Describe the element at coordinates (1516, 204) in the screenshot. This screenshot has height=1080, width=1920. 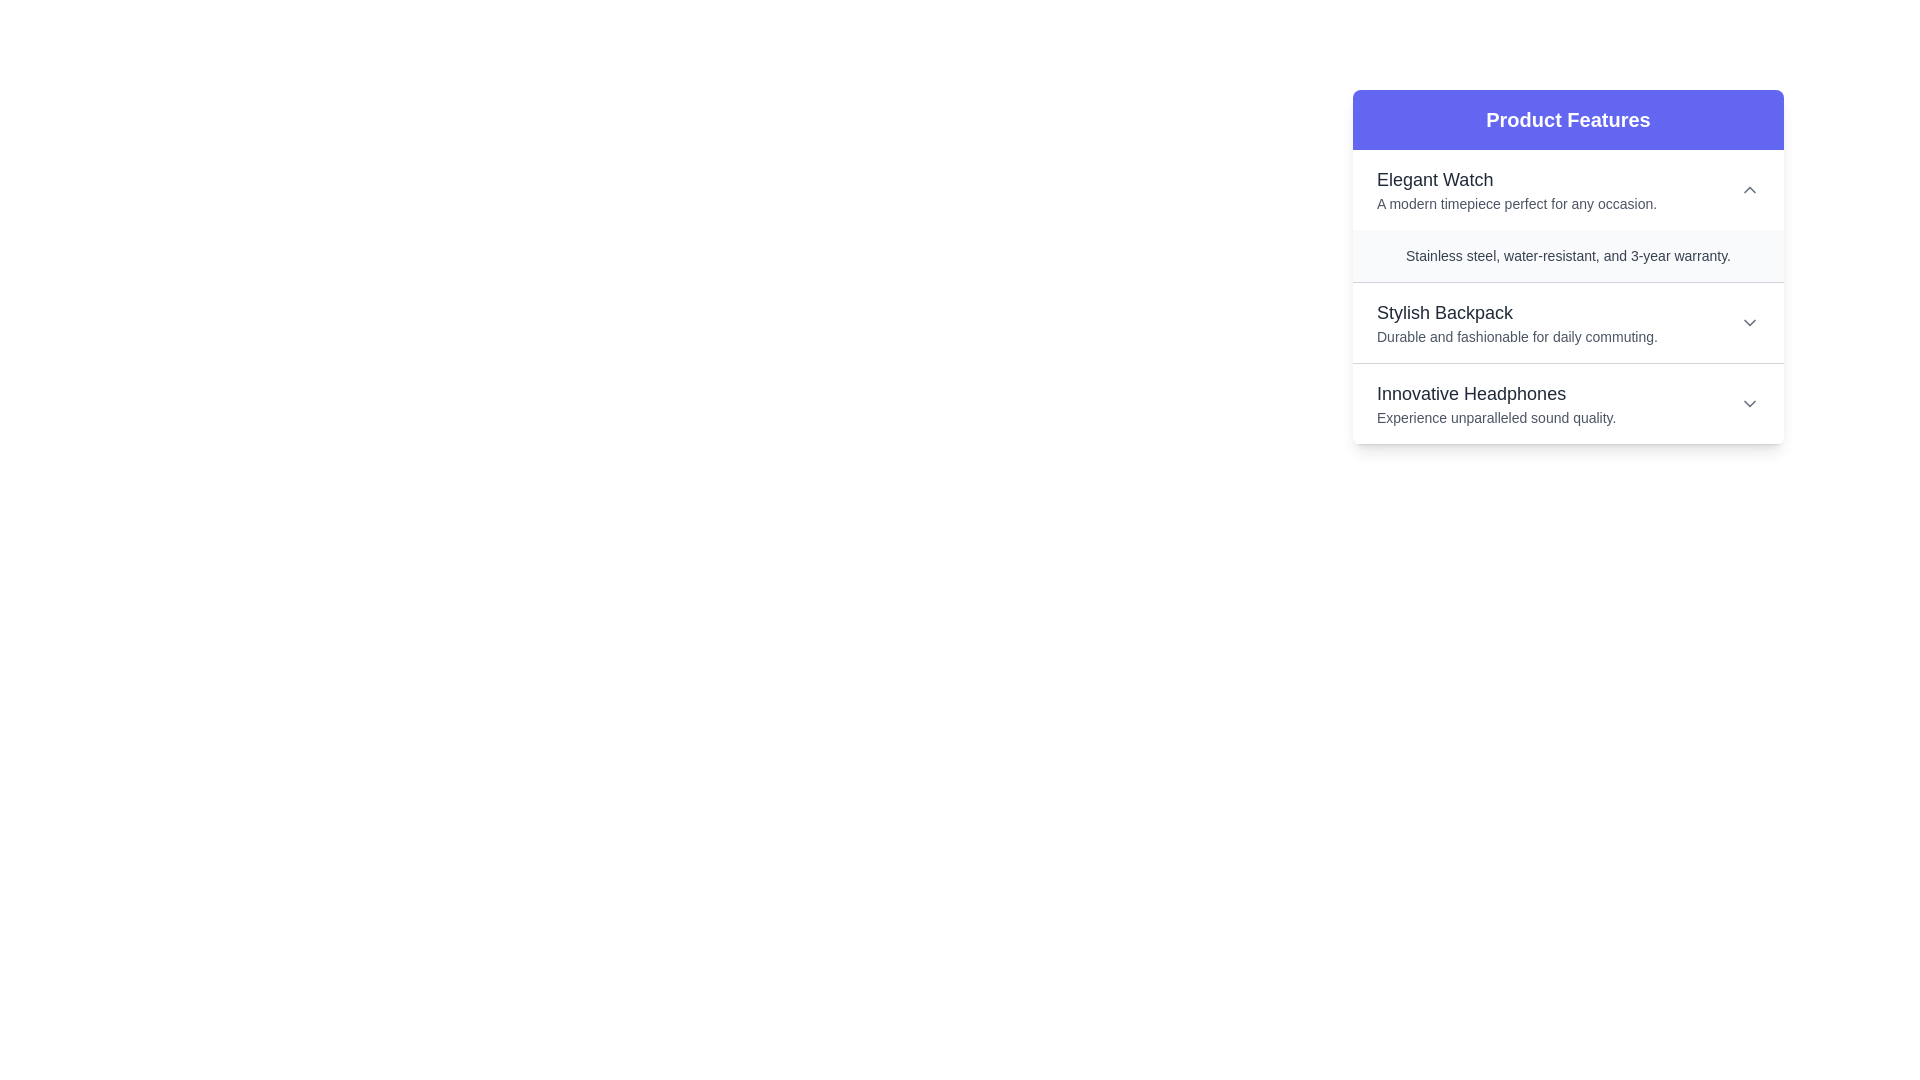
I see `text label displaying 'A modern timepiece perfect for any occasion.' located beneath the title 'Elegant Watch' within the 'Product Features' panel` at that location.